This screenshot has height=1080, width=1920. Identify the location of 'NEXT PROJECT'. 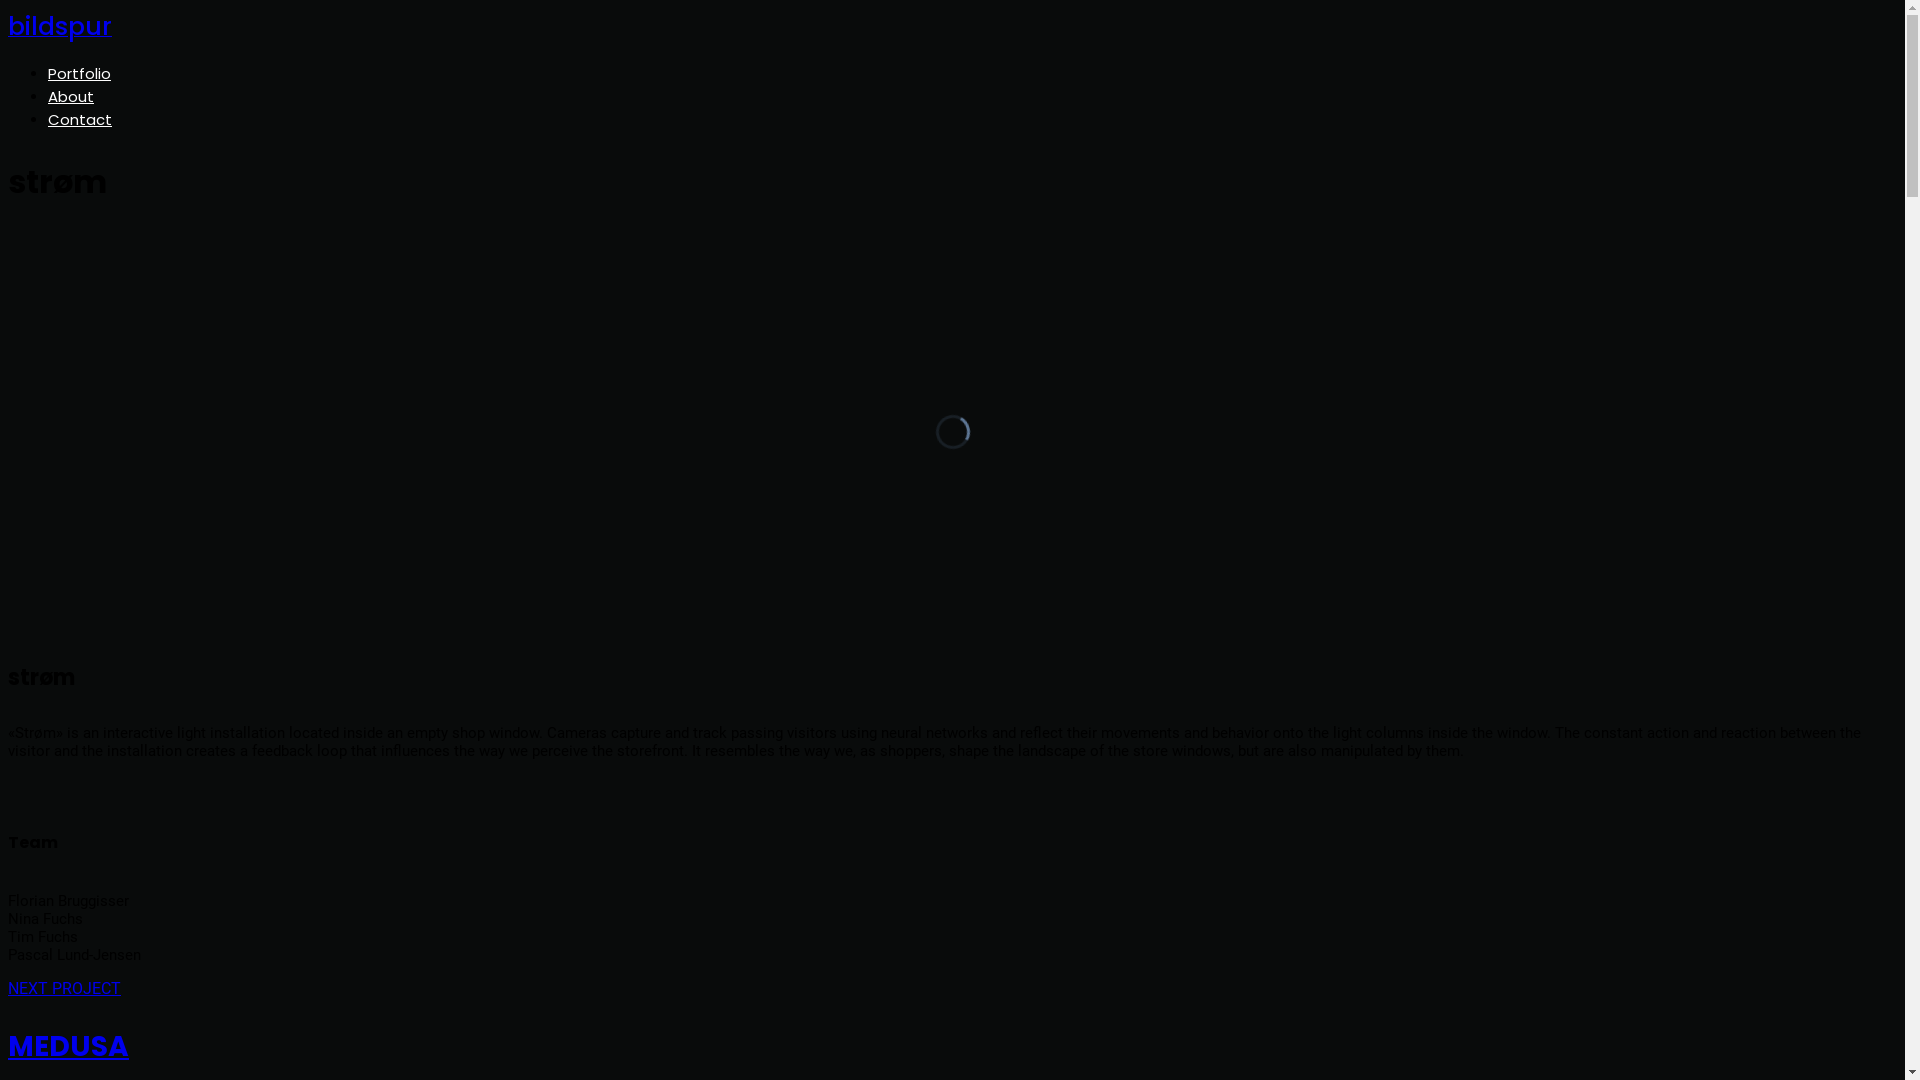
(64, 987).